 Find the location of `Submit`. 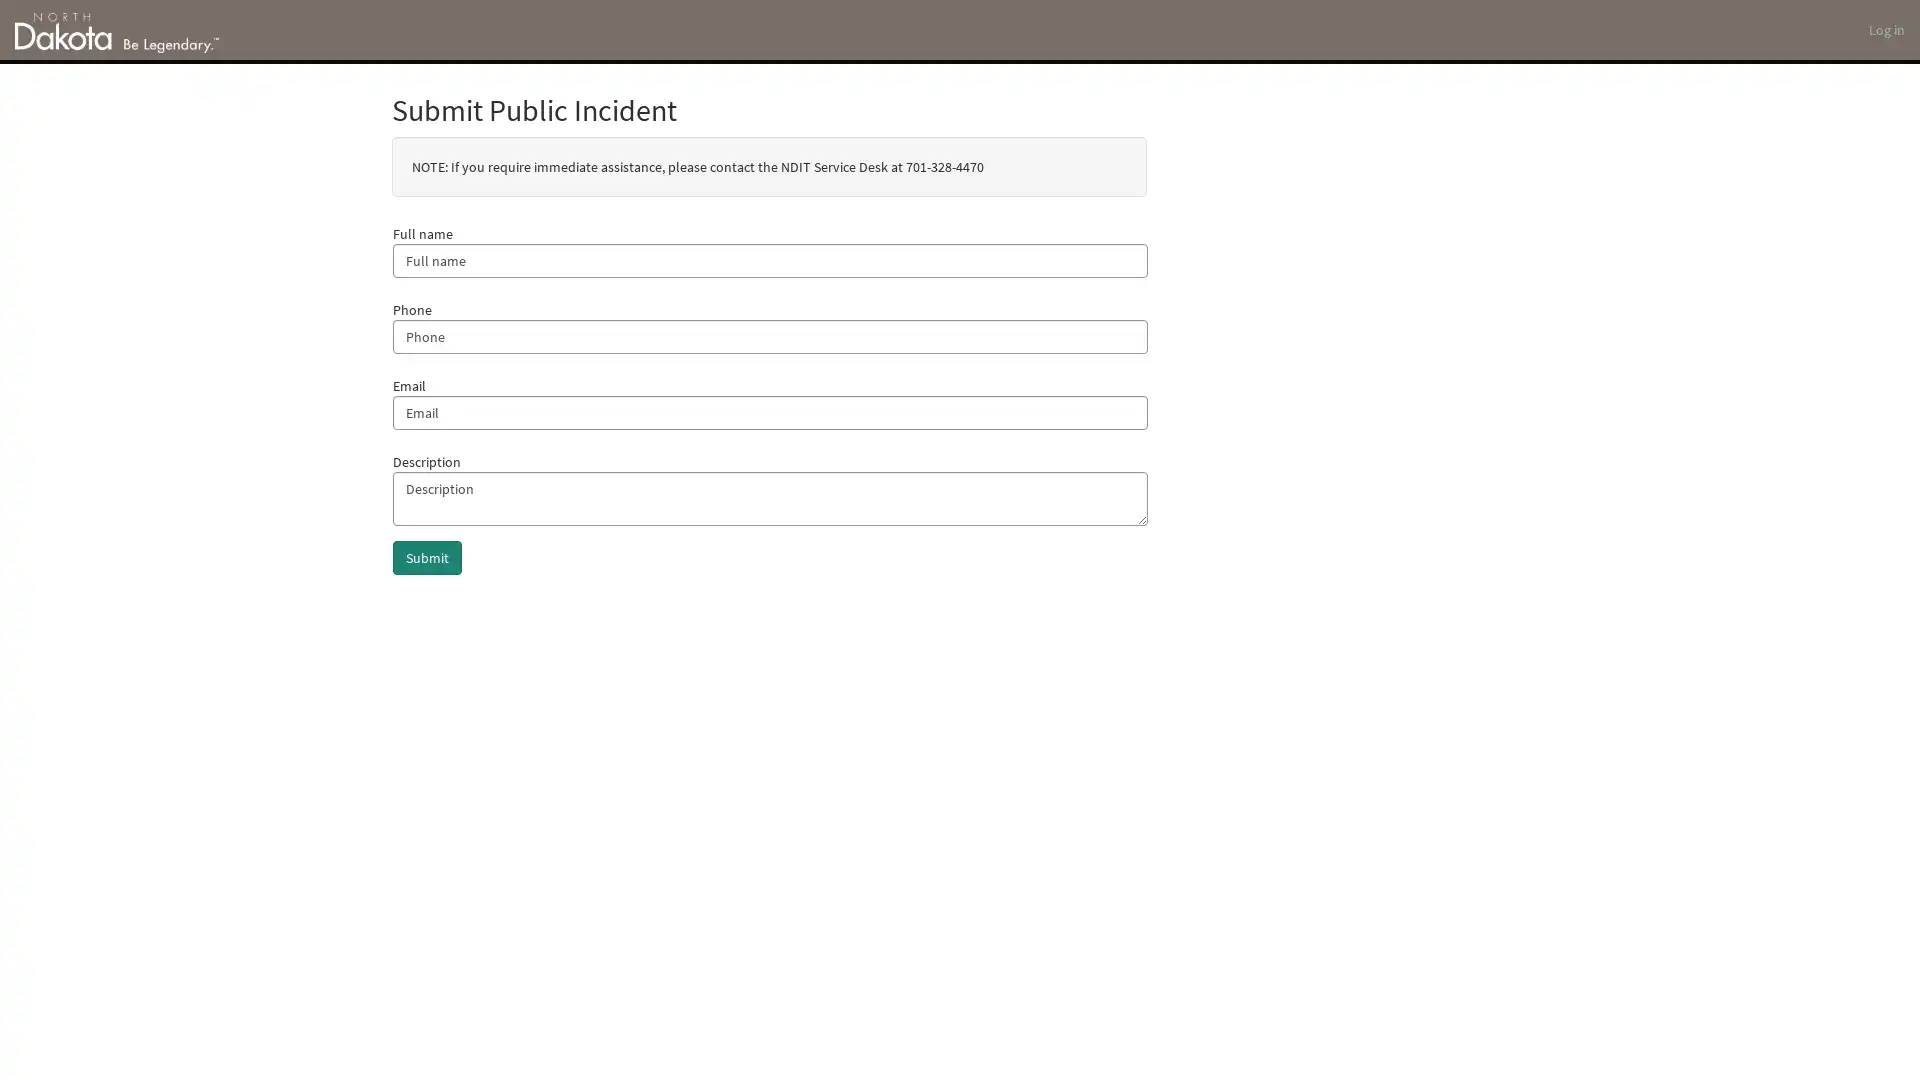

Submit is located at coordinates (425, 558).